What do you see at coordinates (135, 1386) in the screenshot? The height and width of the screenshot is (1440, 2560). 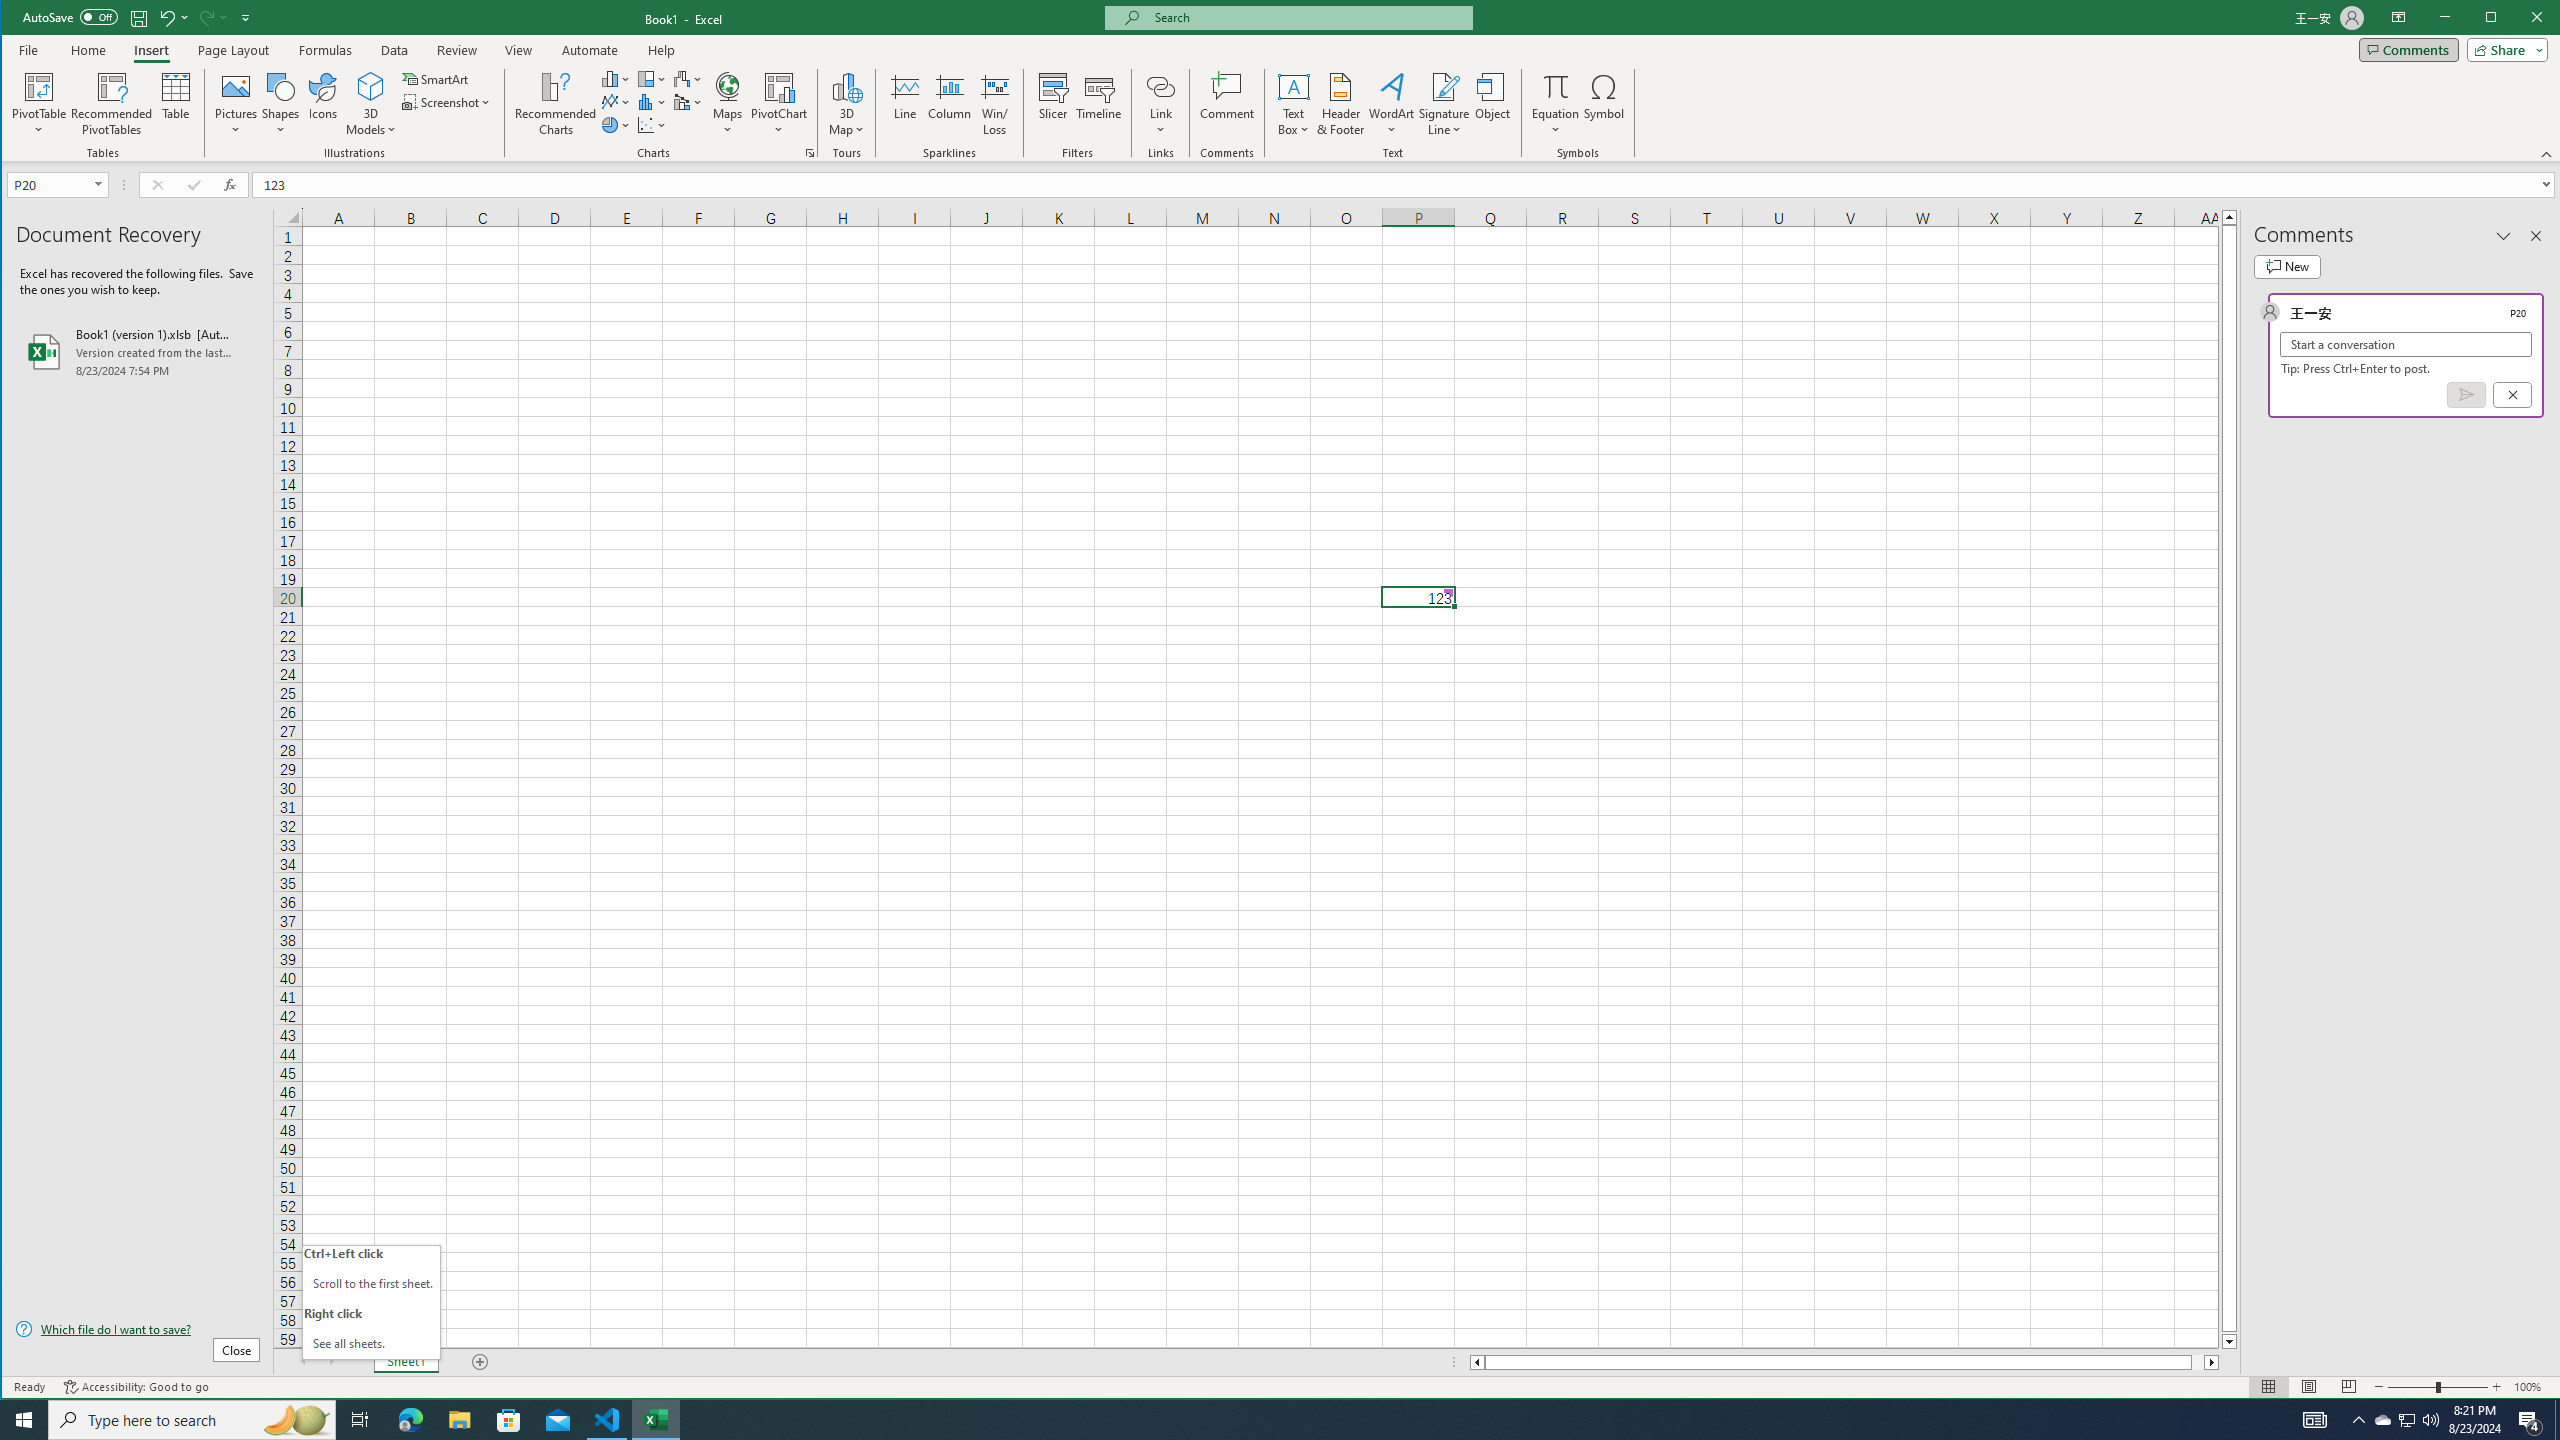 I see `'Accessibility Checker Accessibility: Good to go'` at bounding box center [135, 1386].